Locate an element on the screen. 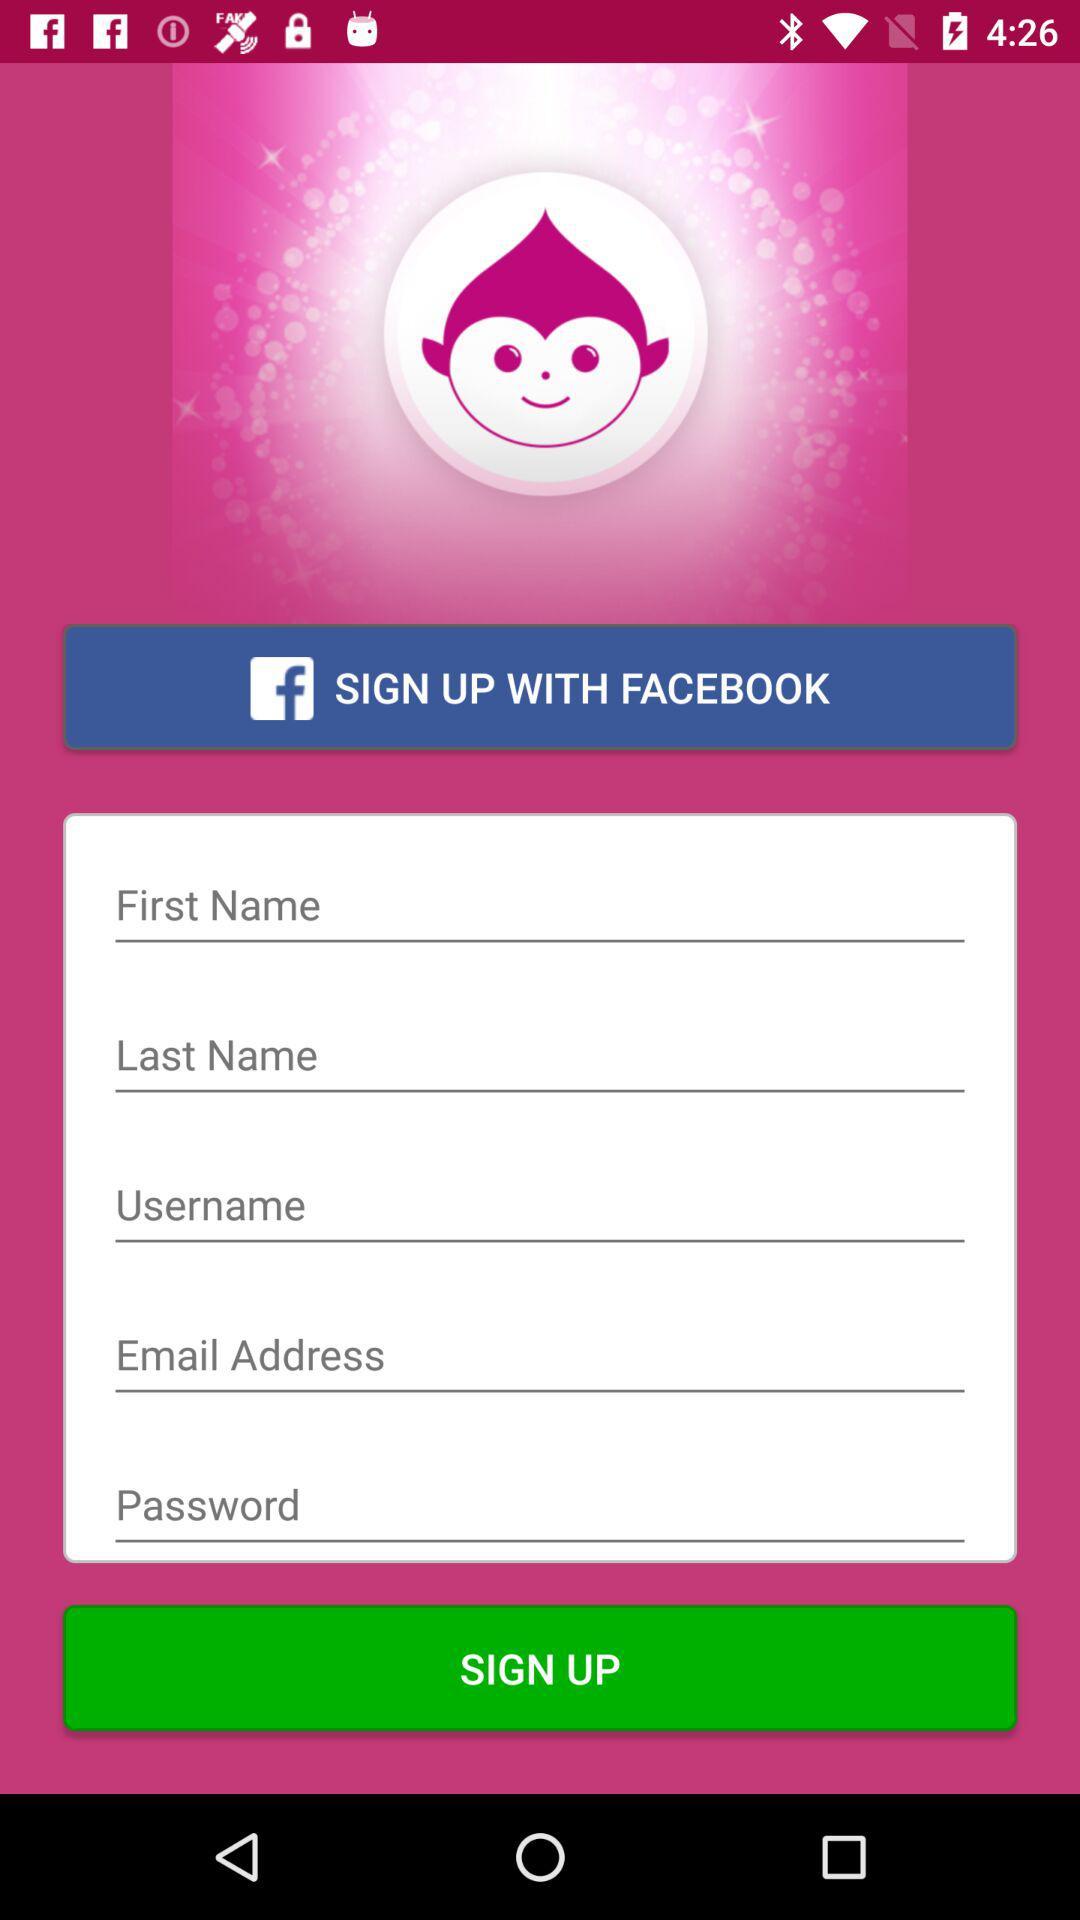 This screenshot has width=1080, height=1920. password field is located at coordinates (540, 1507).